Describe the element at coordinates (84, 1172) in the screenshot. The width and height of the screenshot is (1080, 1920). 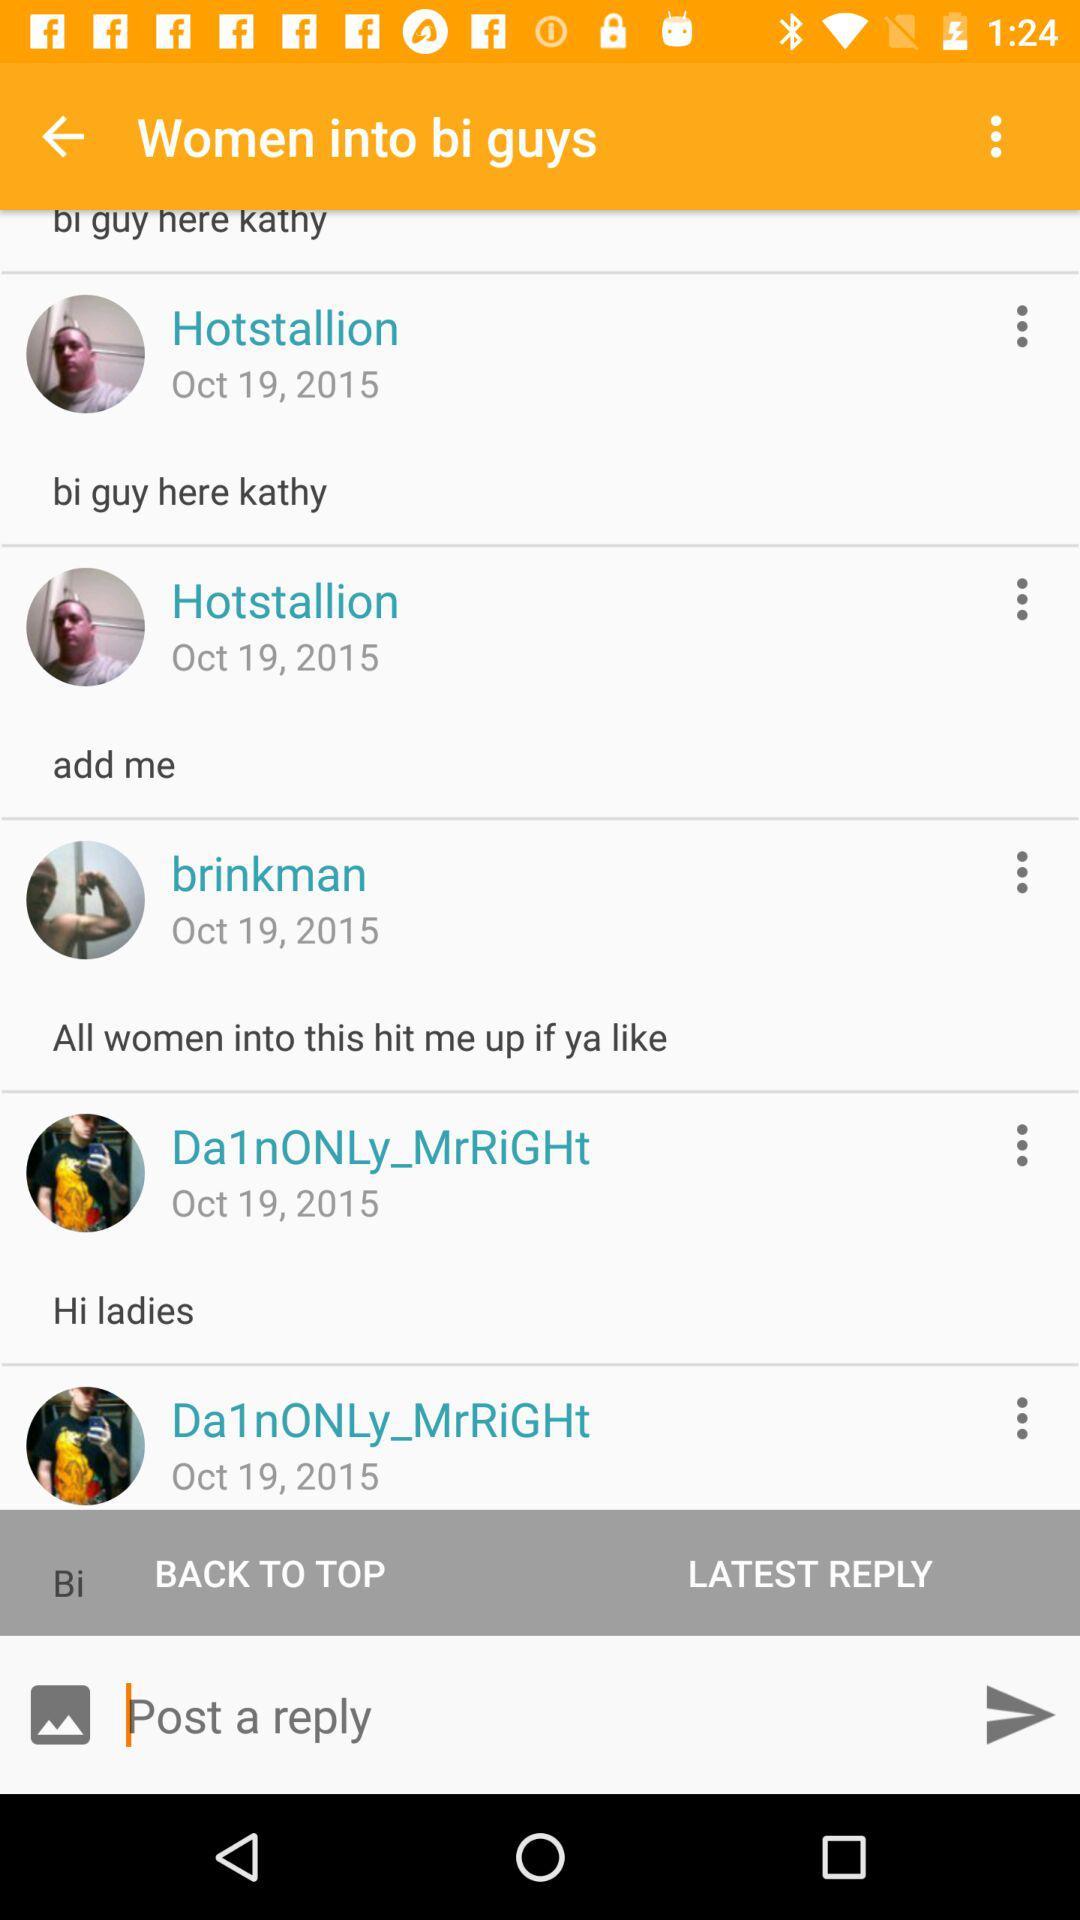
I see `profile picture icon` at that location.